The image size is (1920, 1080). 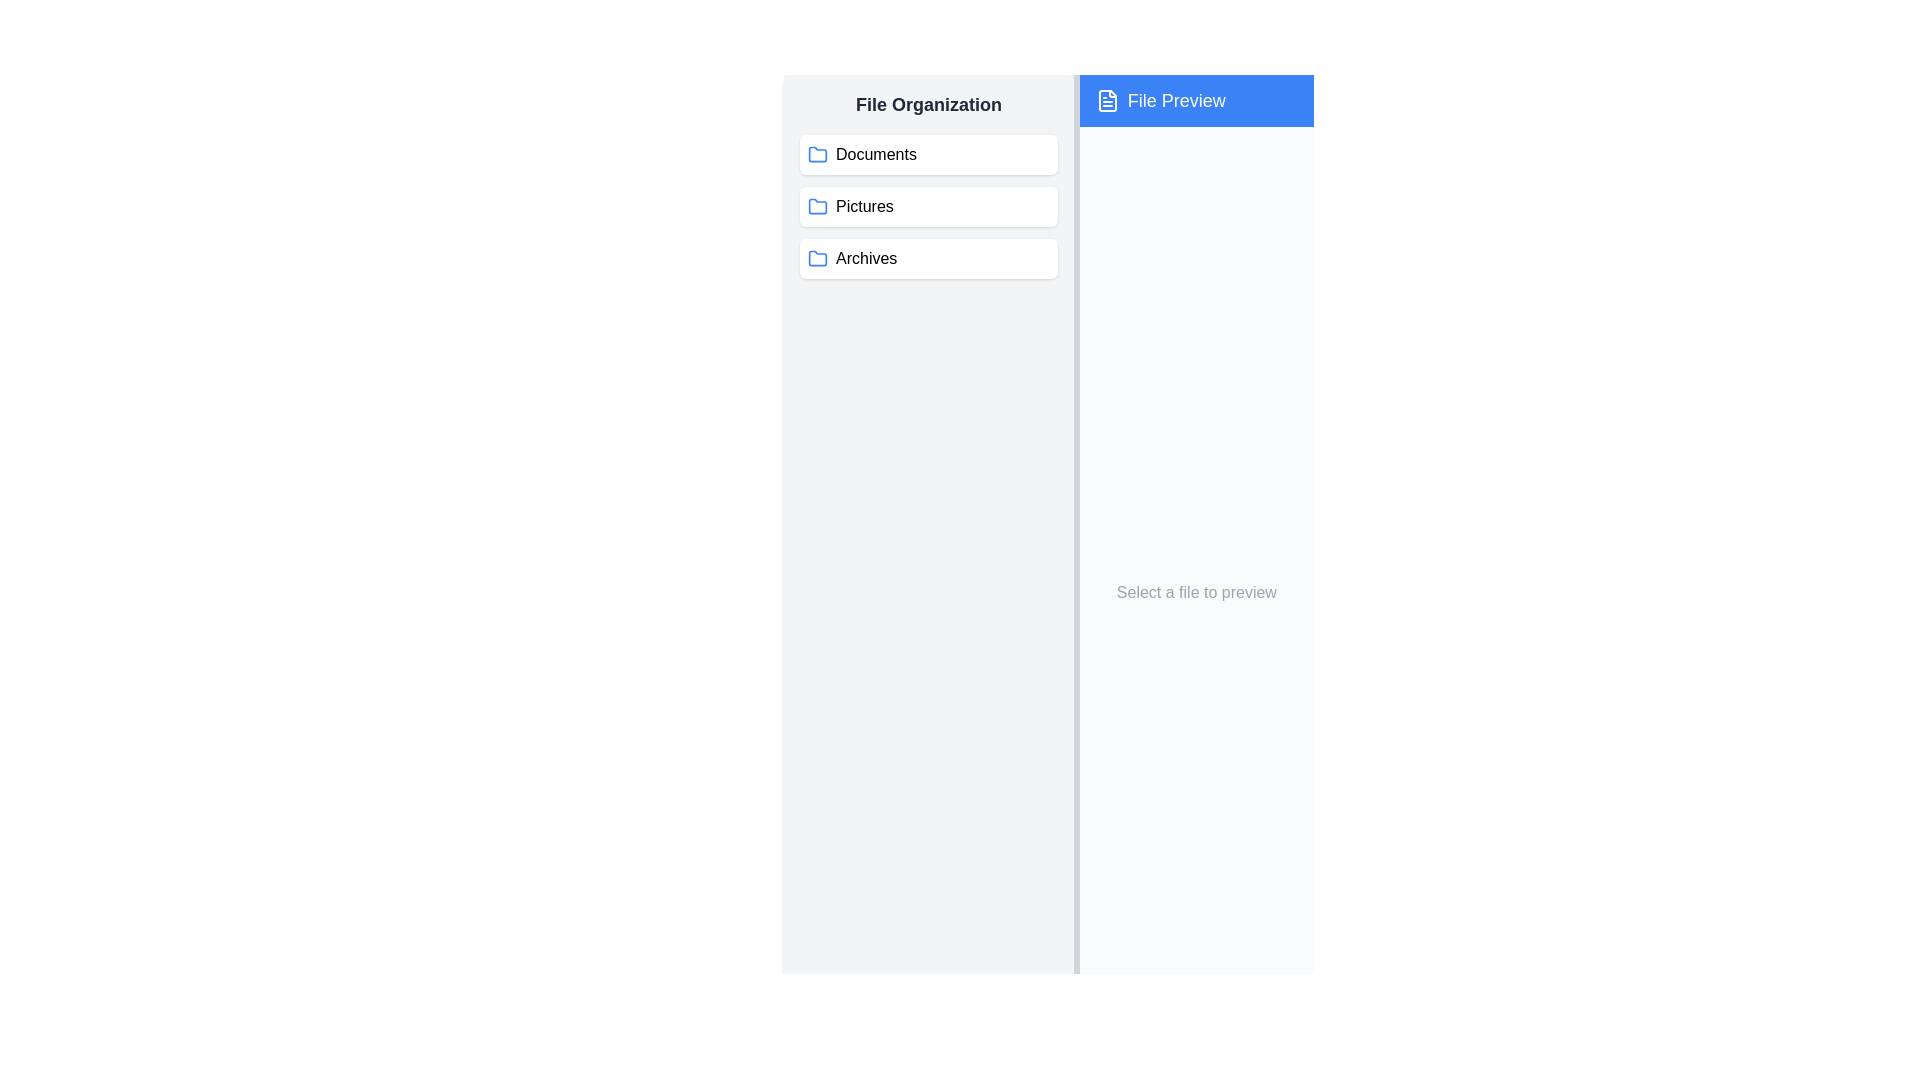 What do you see at coordinates (928, 207) in the screenshot?
I see `the 'Pictures' button, which is the second option in the 'File Organization' category` at bounding box center [928, 207].